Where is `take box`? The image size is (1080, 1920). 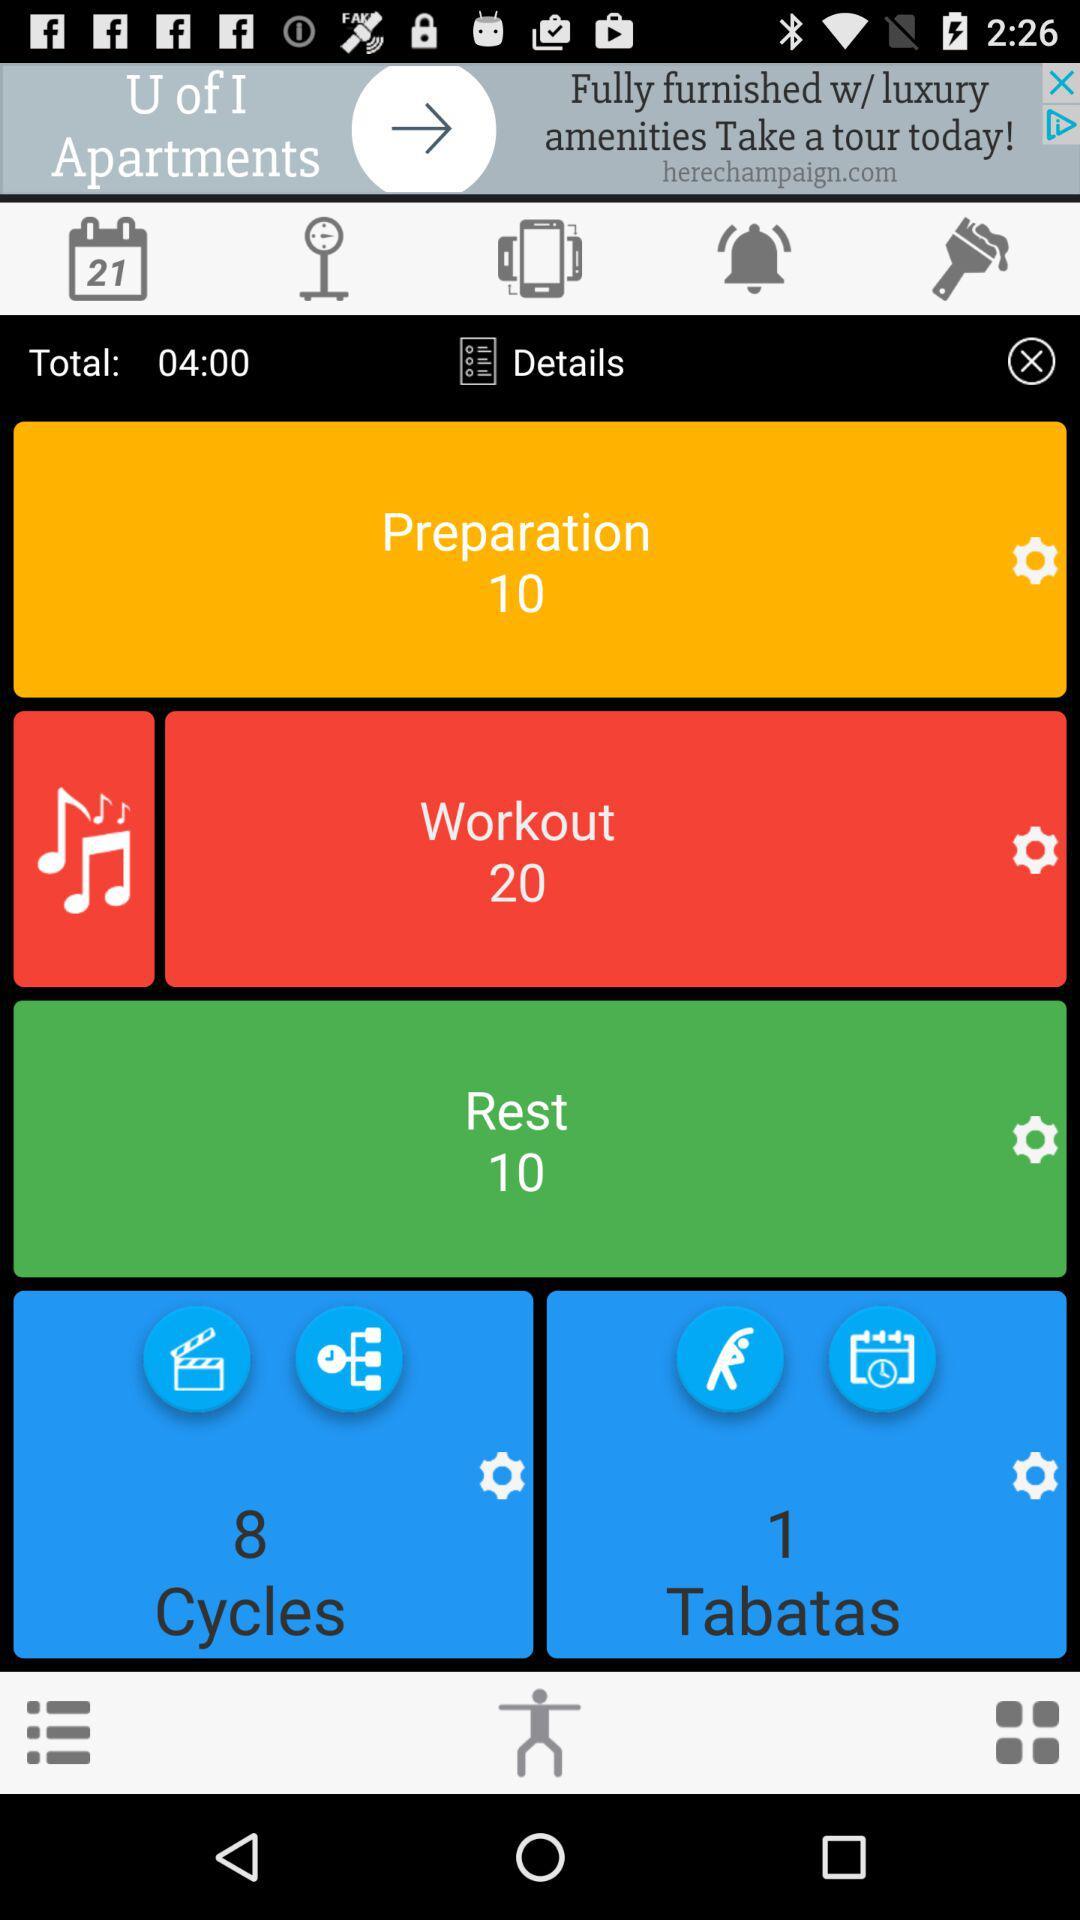 take box is located at coordinates (196, 1365).